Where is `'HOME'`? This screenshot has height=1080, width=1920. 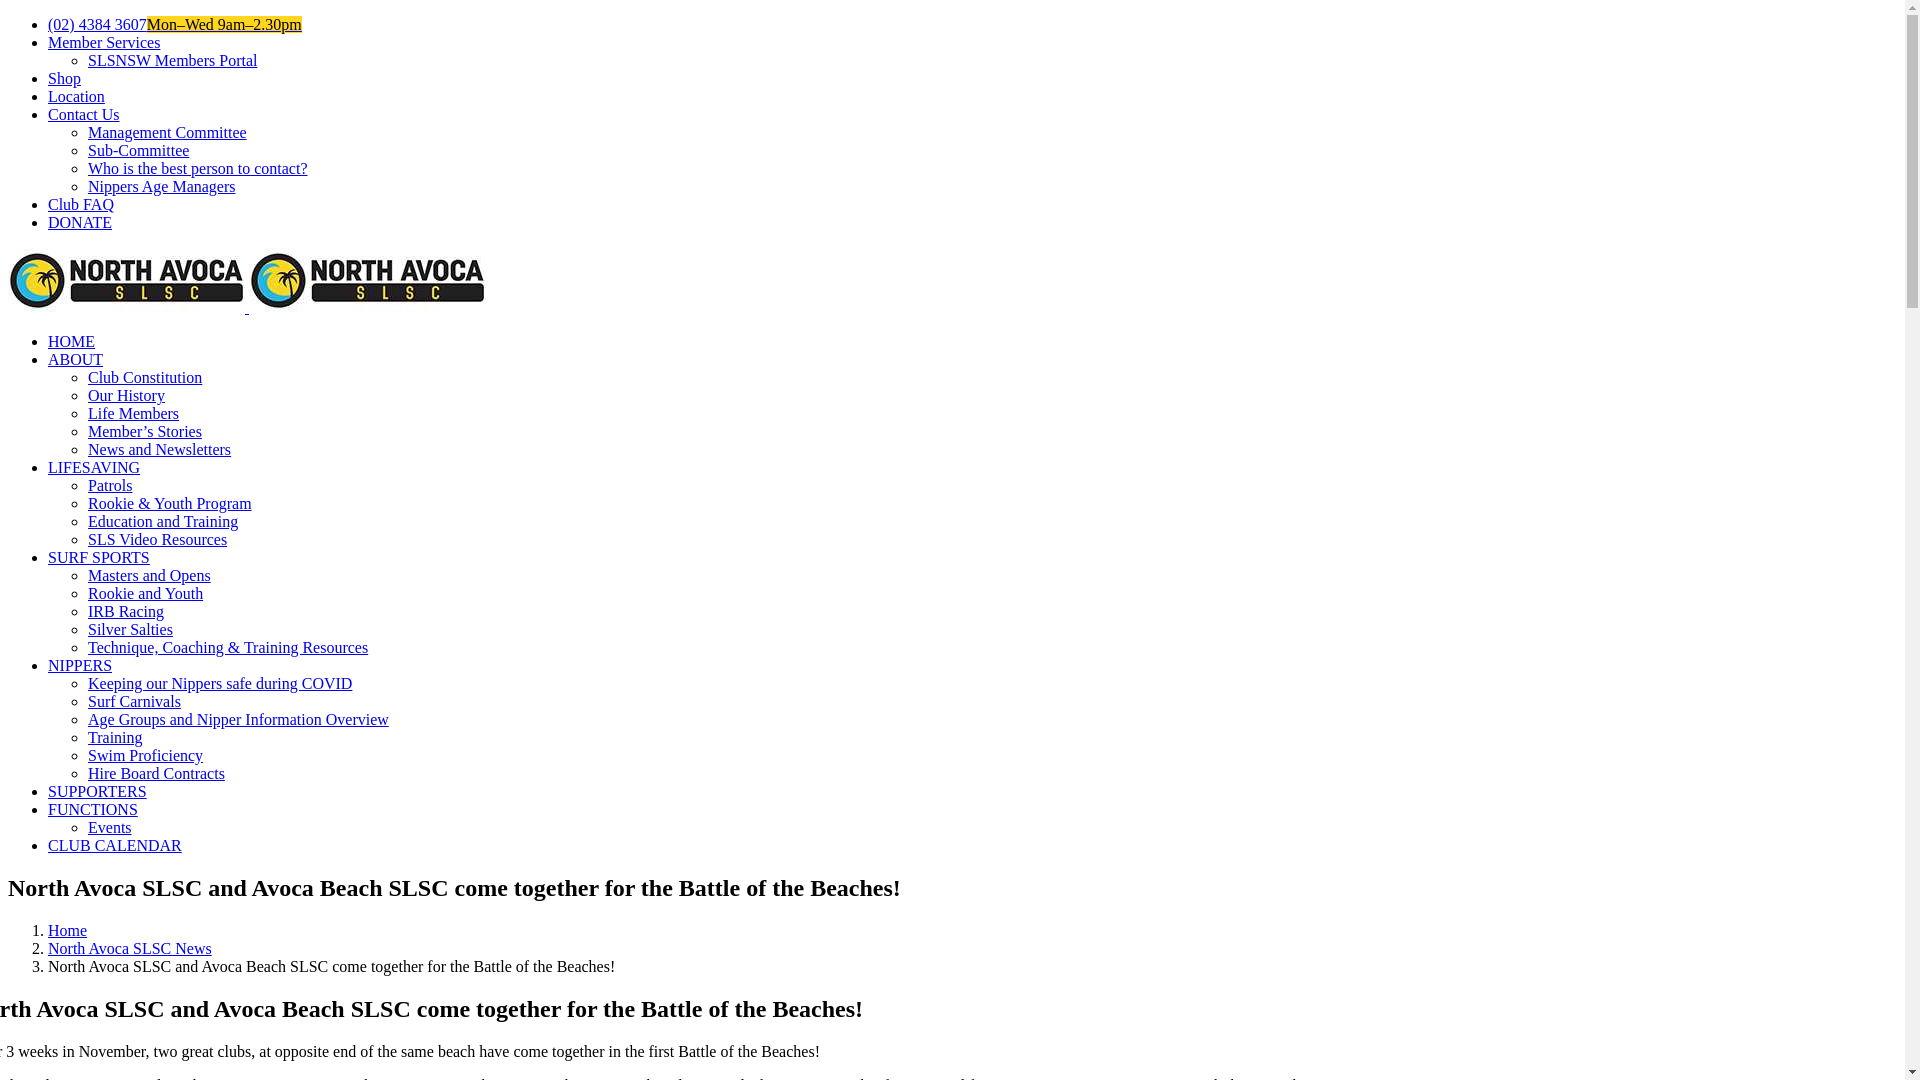 'HOME' is located at coordinates (71, 340).